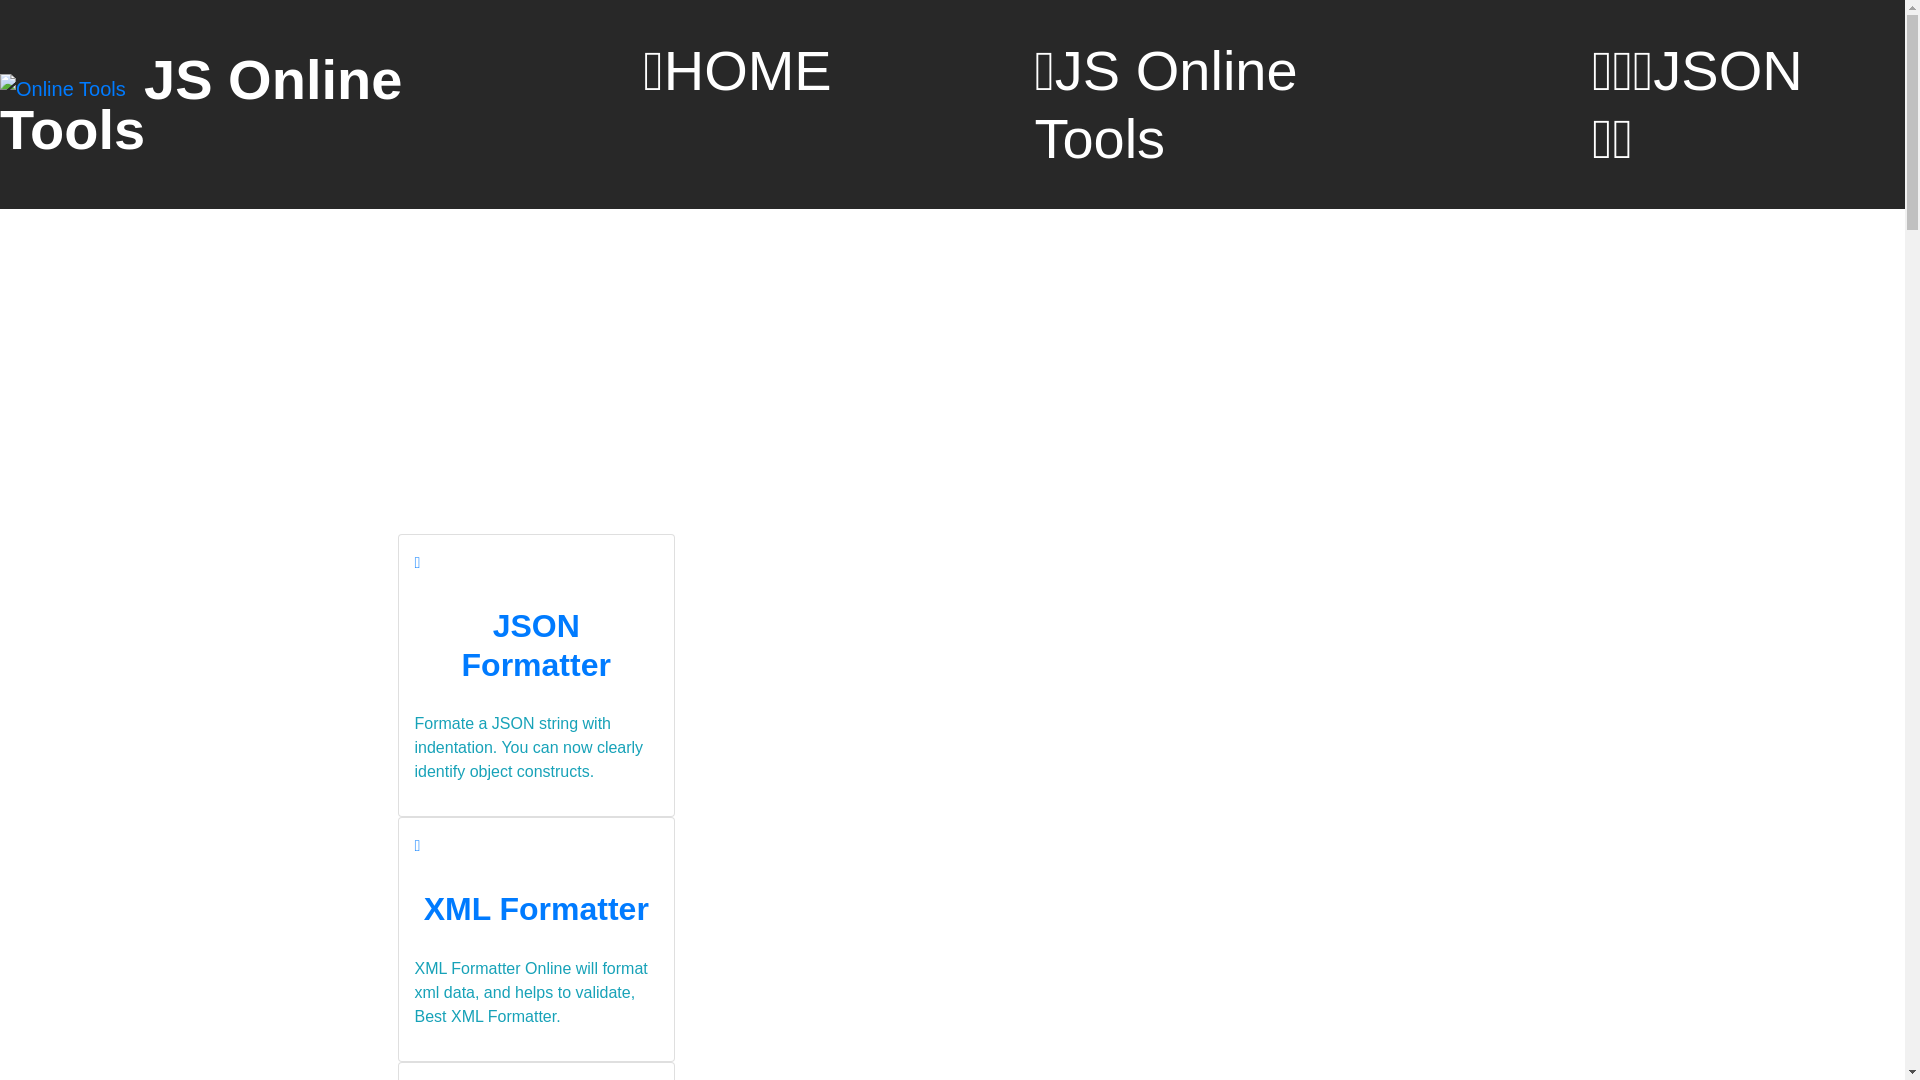 The width and height of the screenshot is (1920, 1080). What do you see at coordinates (536, 909) in the screenshot?
I see `'XML Formatter'` at bounding box center [536, 909].